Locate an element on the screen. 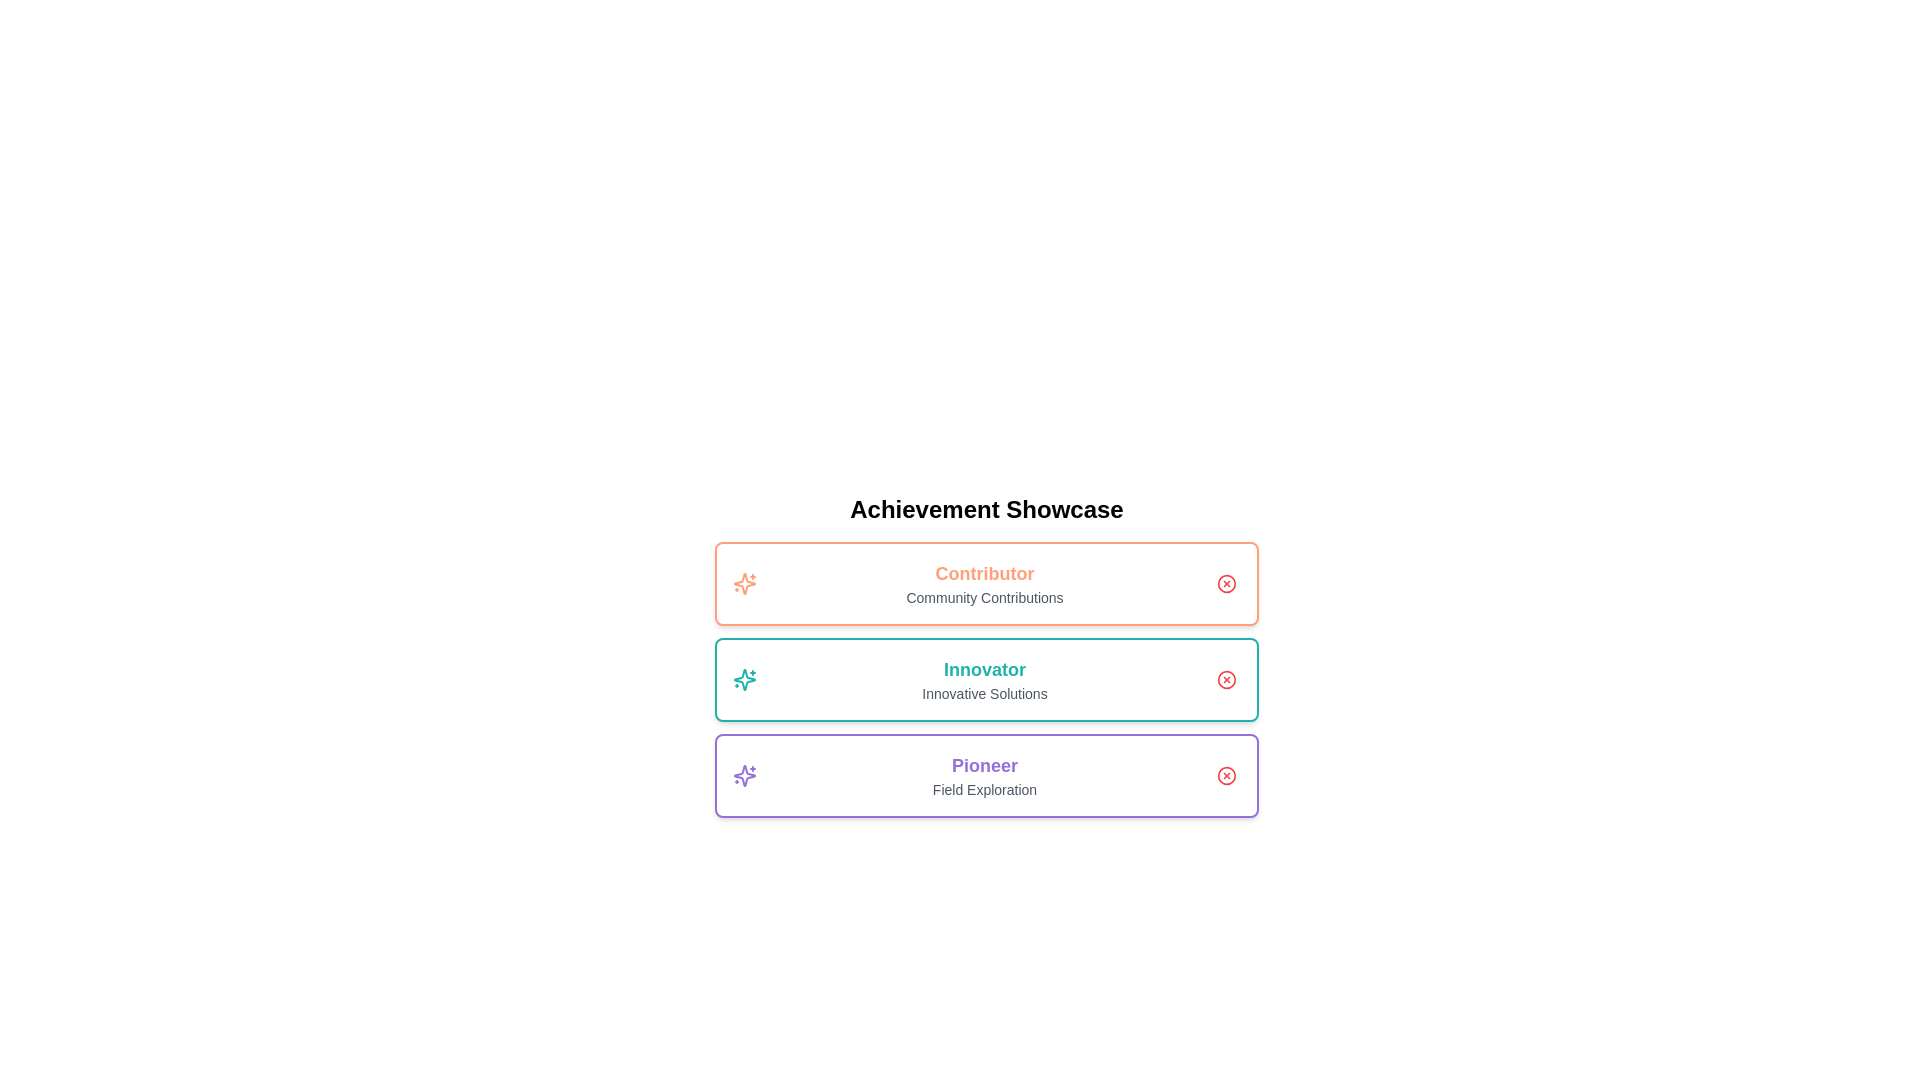  the text of the achievement to select it is located at coordinates (984, 574).